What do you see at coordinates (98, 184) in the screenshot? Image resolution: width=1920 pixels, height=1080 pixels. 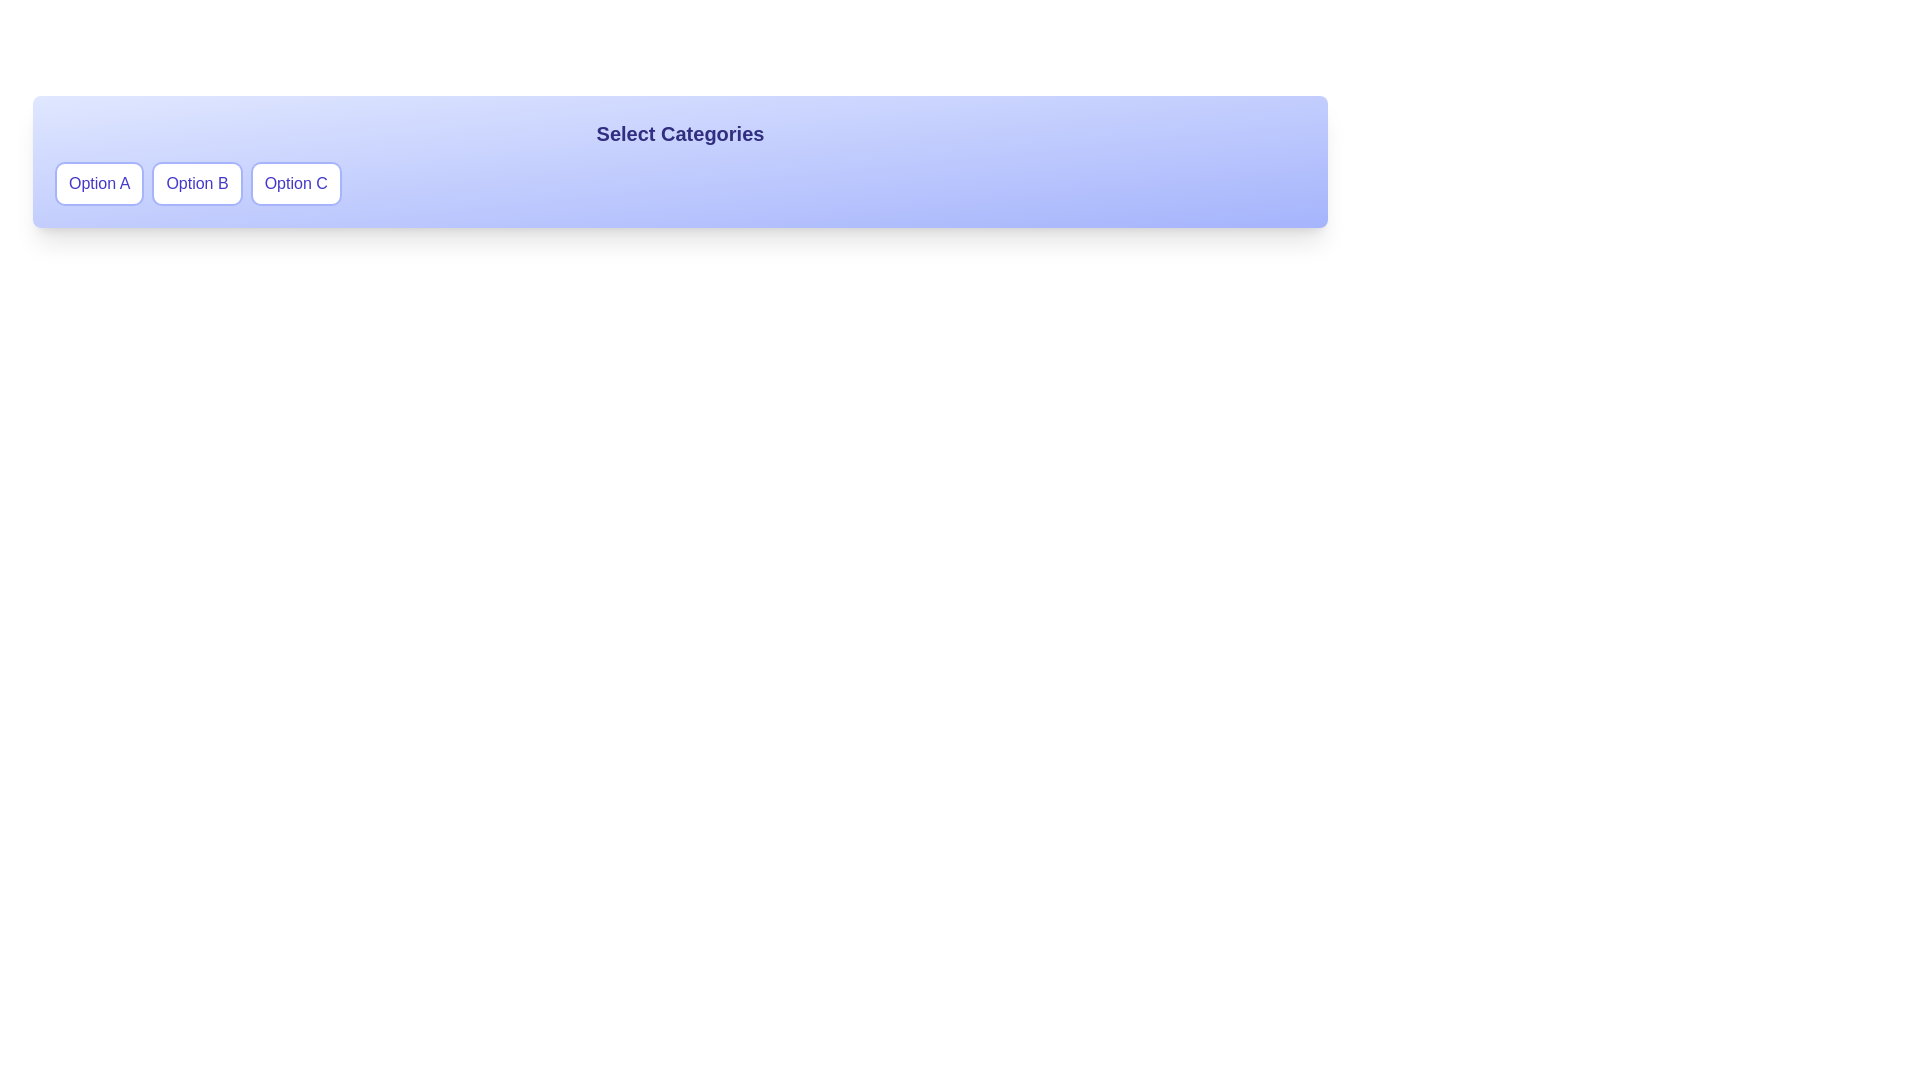 I see `the button labeled Option A to observe any visual change` at bounding box center [98, 184].